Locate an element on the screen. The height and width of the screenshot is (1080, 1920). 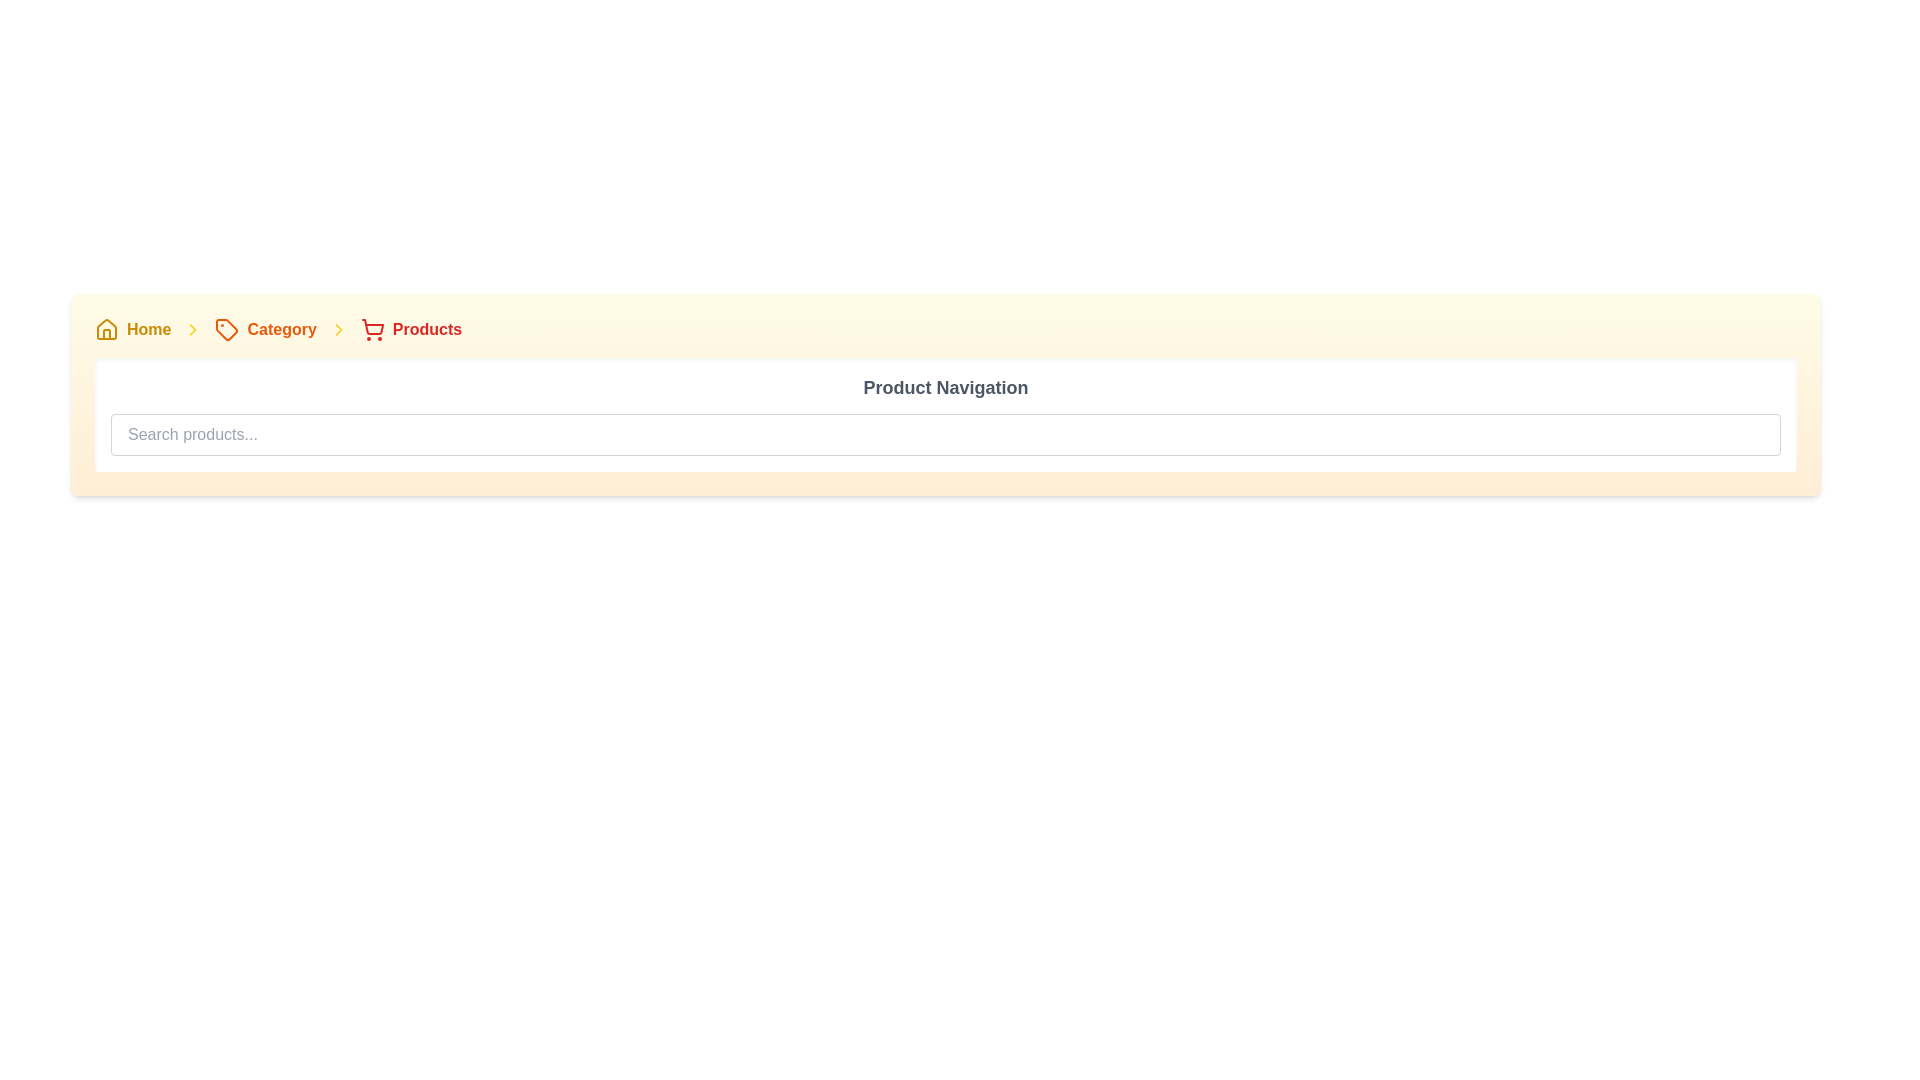
the chevron arrow icon pointing to the right, located in the breadcrumb navigation bar between 'Category' and 'Products' is located at coordinates (338, 329).